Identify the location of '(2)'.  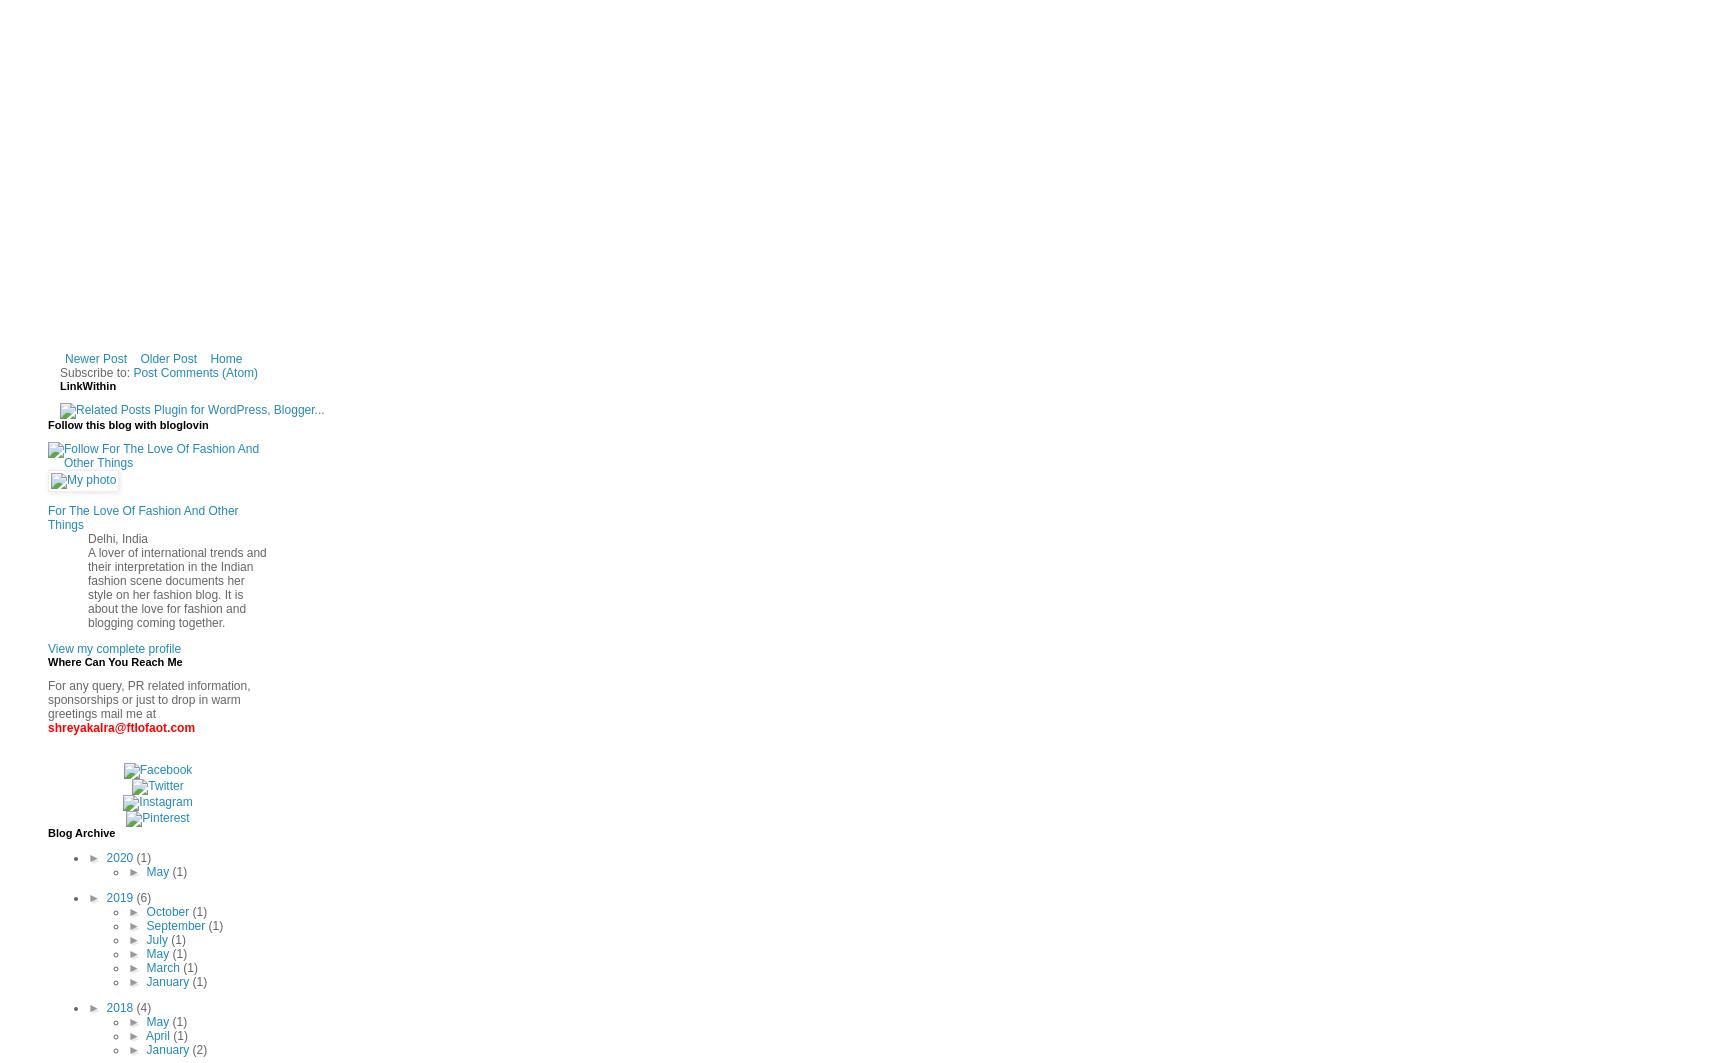
(199, 1049).